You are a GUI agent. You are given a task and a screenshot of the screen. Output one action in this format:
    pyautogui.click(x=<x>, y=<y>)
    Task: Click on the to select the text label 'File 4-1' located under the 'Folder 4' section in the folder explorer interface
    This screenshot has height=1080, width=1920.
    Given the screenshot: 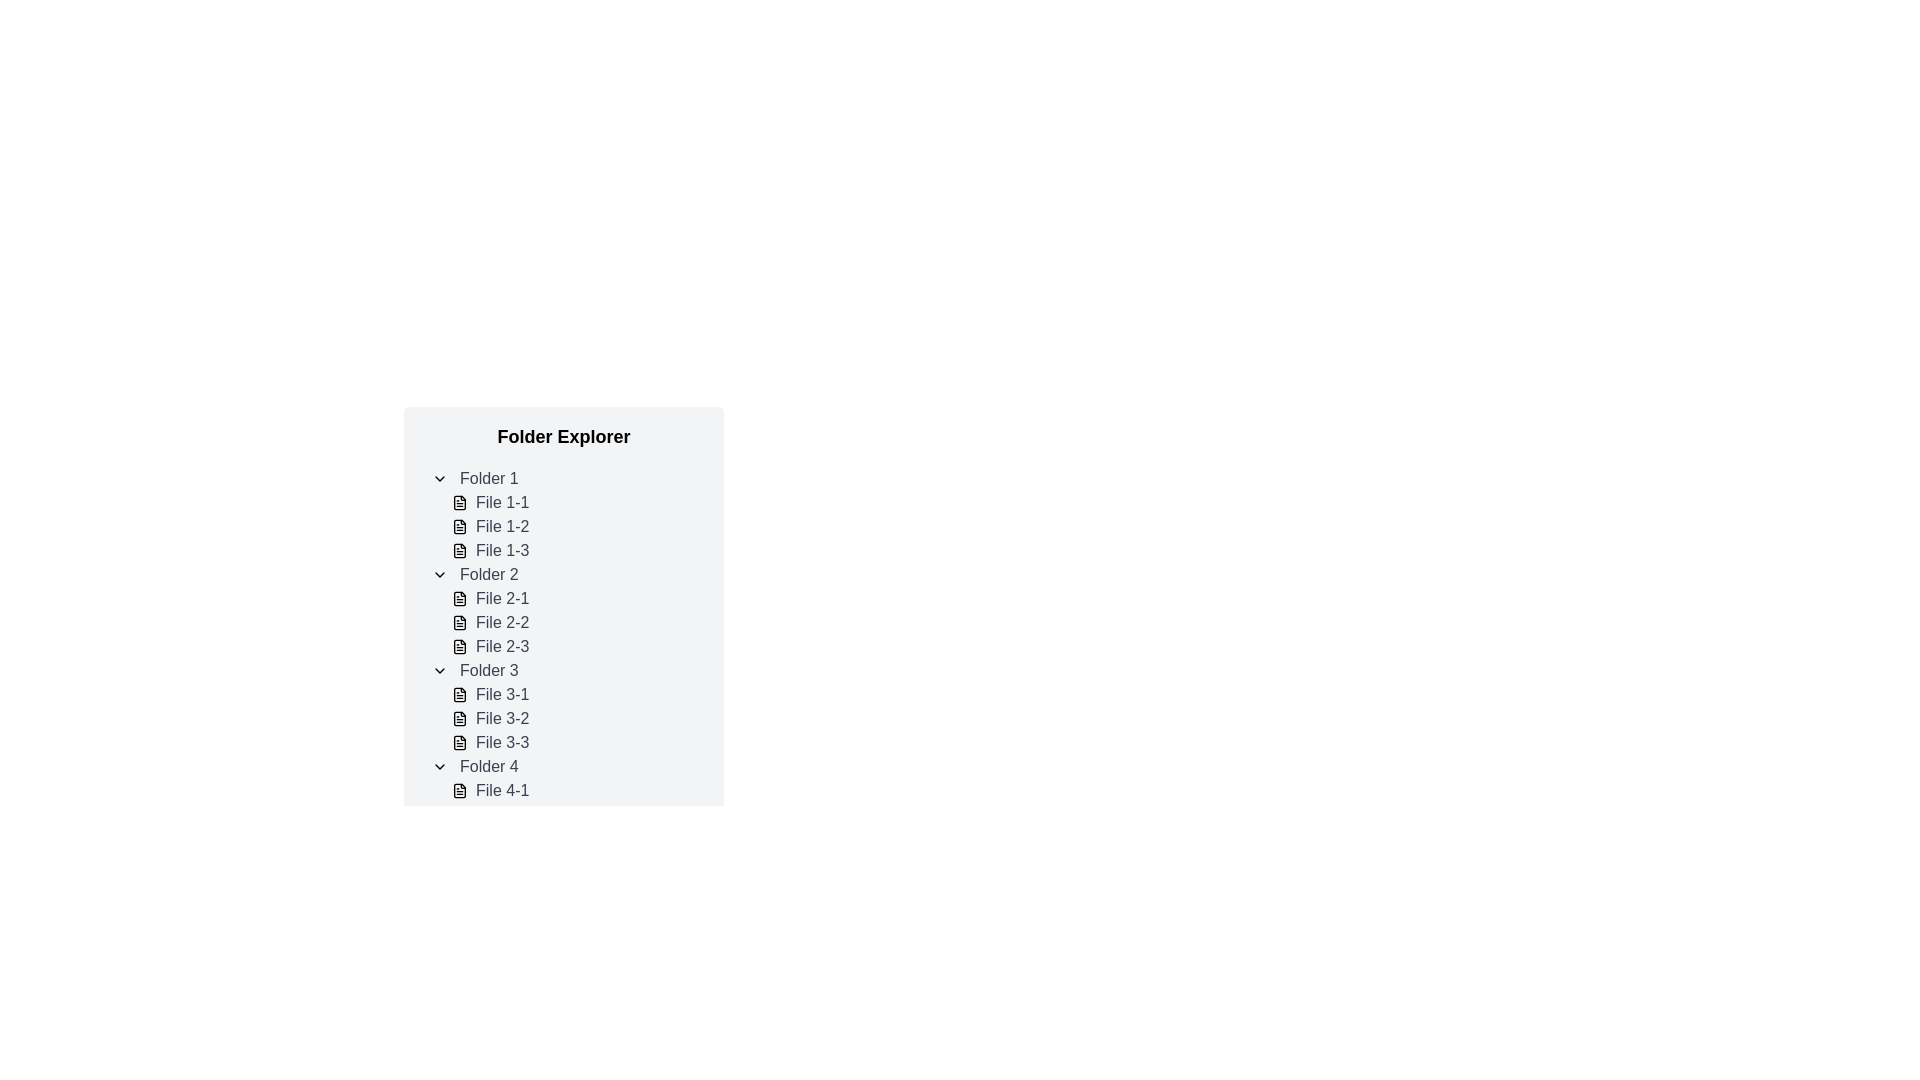 What is the action you would take?
    pyautogui.click(x=502, y=789)
    